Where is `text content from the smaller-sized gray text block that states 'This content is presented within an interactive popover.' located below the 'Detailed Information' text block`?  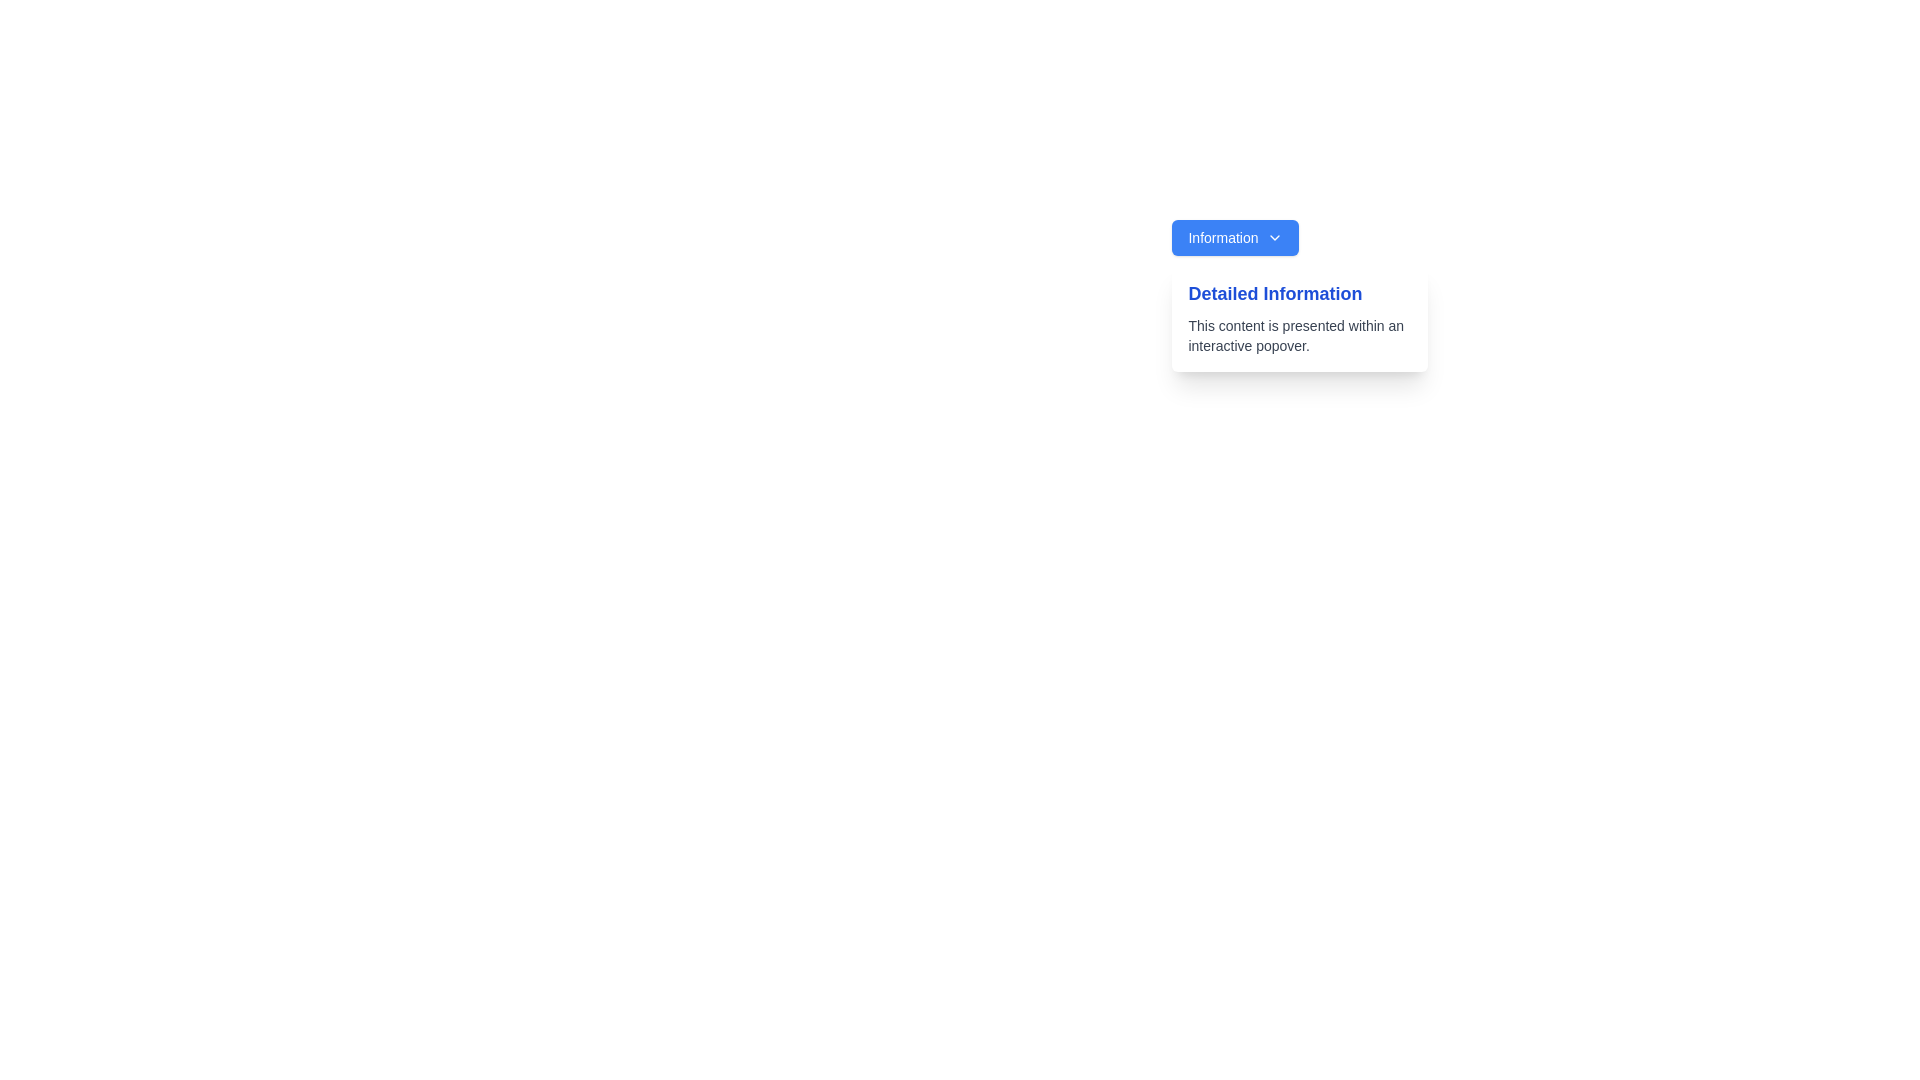 text content from the smaller-sized gray text block that states 'This content is presented within an interactive popover.' located below the 'Detailed Information' text block is located at coordinates (1300, 334).